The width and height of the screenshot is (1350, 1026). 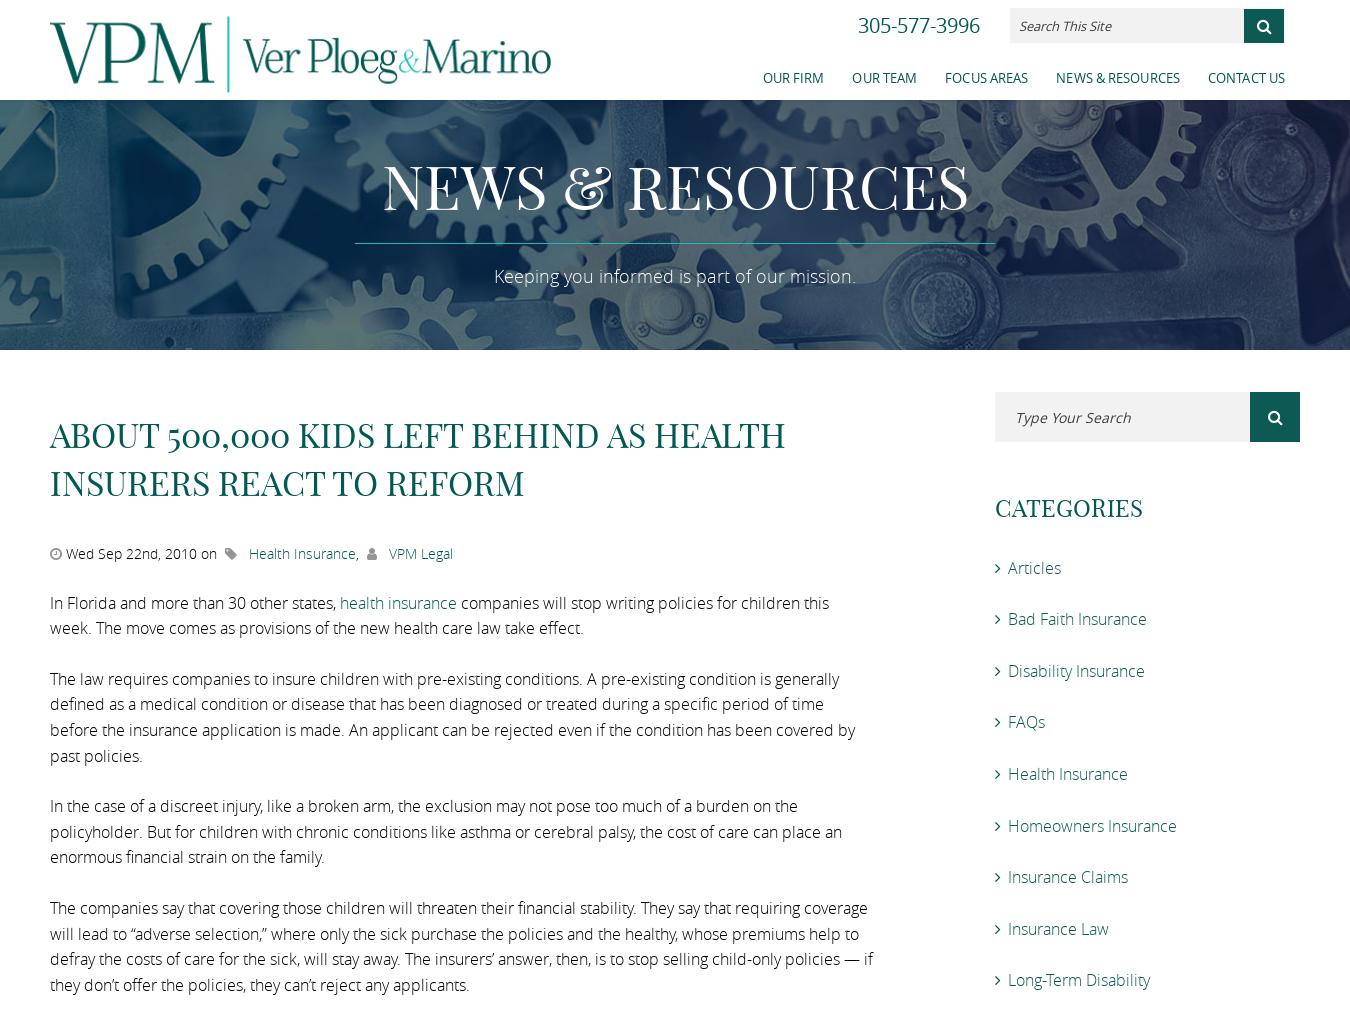 I want to click on 'The companies say that covering those children will threaten their financial stability. They say that requiring coverage will lead to “adverse selection,” where only the sick purchase the policies and the healthy, whose premiums help to defray the costs of care for the sick, will stay away. The insurers’ answer, then, is to stop selling child-only policies — if they don’t offer the policies, they can’t reject any applicants.', so click(x=460, y=945).